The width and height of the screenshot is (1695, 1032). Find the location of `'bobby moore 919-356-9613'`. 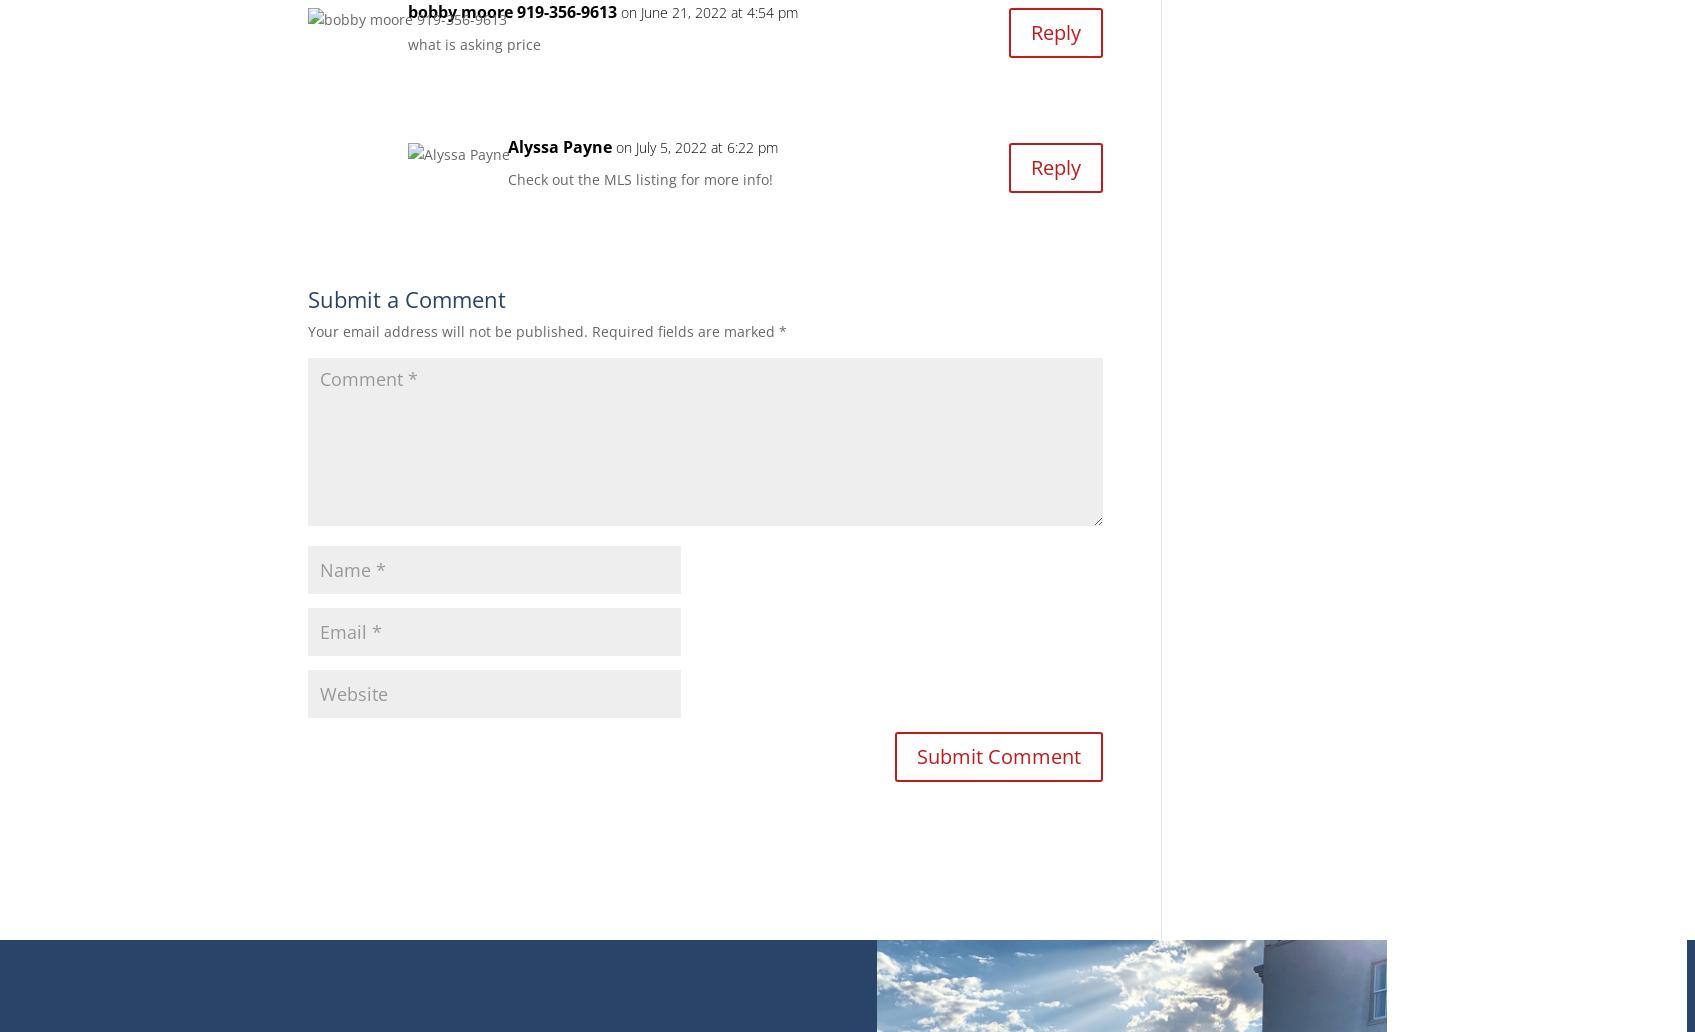

'bobby moore 919-356-9613' is located at coordinates (406, 11).